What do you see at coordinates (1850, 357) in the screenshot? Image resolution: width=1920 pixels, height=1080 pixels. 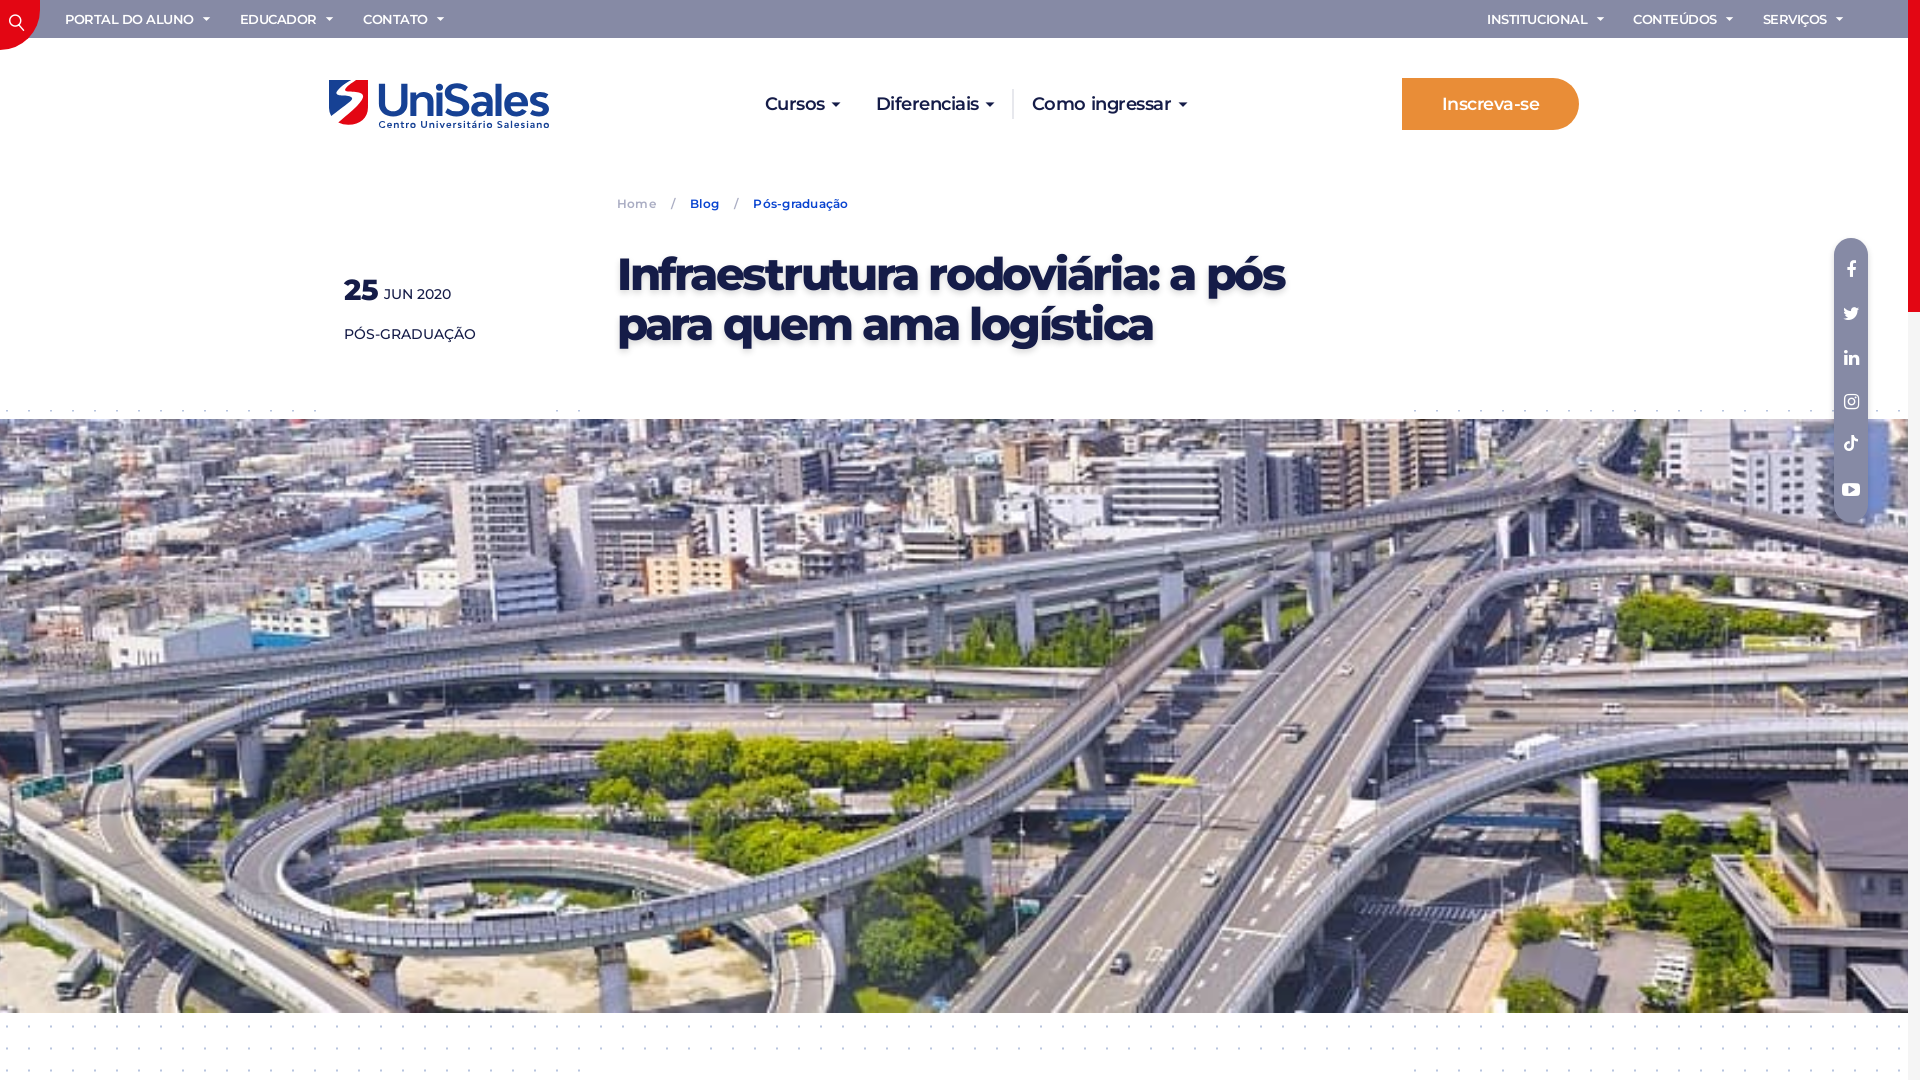 I see `'Linkedin'` at bounding box center [1850, 357].